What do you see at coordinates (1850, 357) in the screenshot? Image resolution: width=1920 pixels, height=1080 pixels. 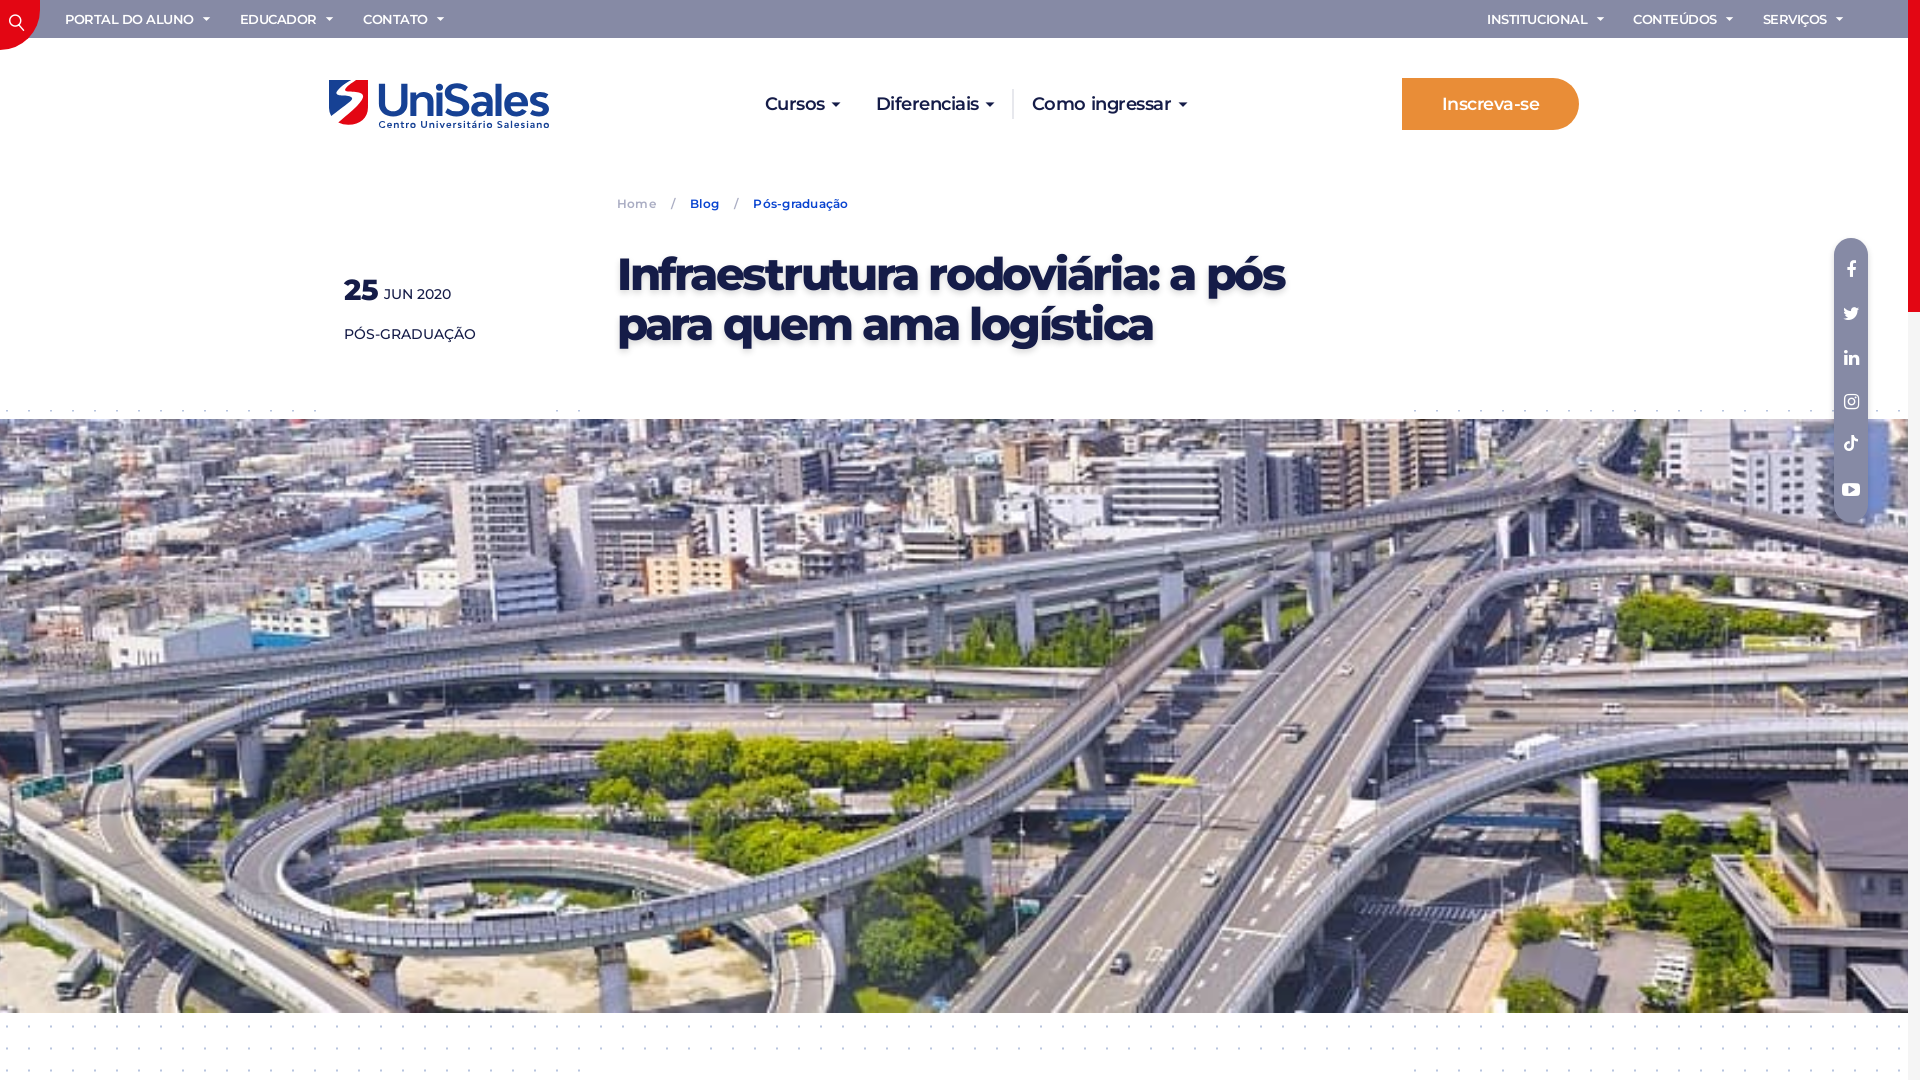 I see `'Linkedin'` at bounding box center [1850, 357].